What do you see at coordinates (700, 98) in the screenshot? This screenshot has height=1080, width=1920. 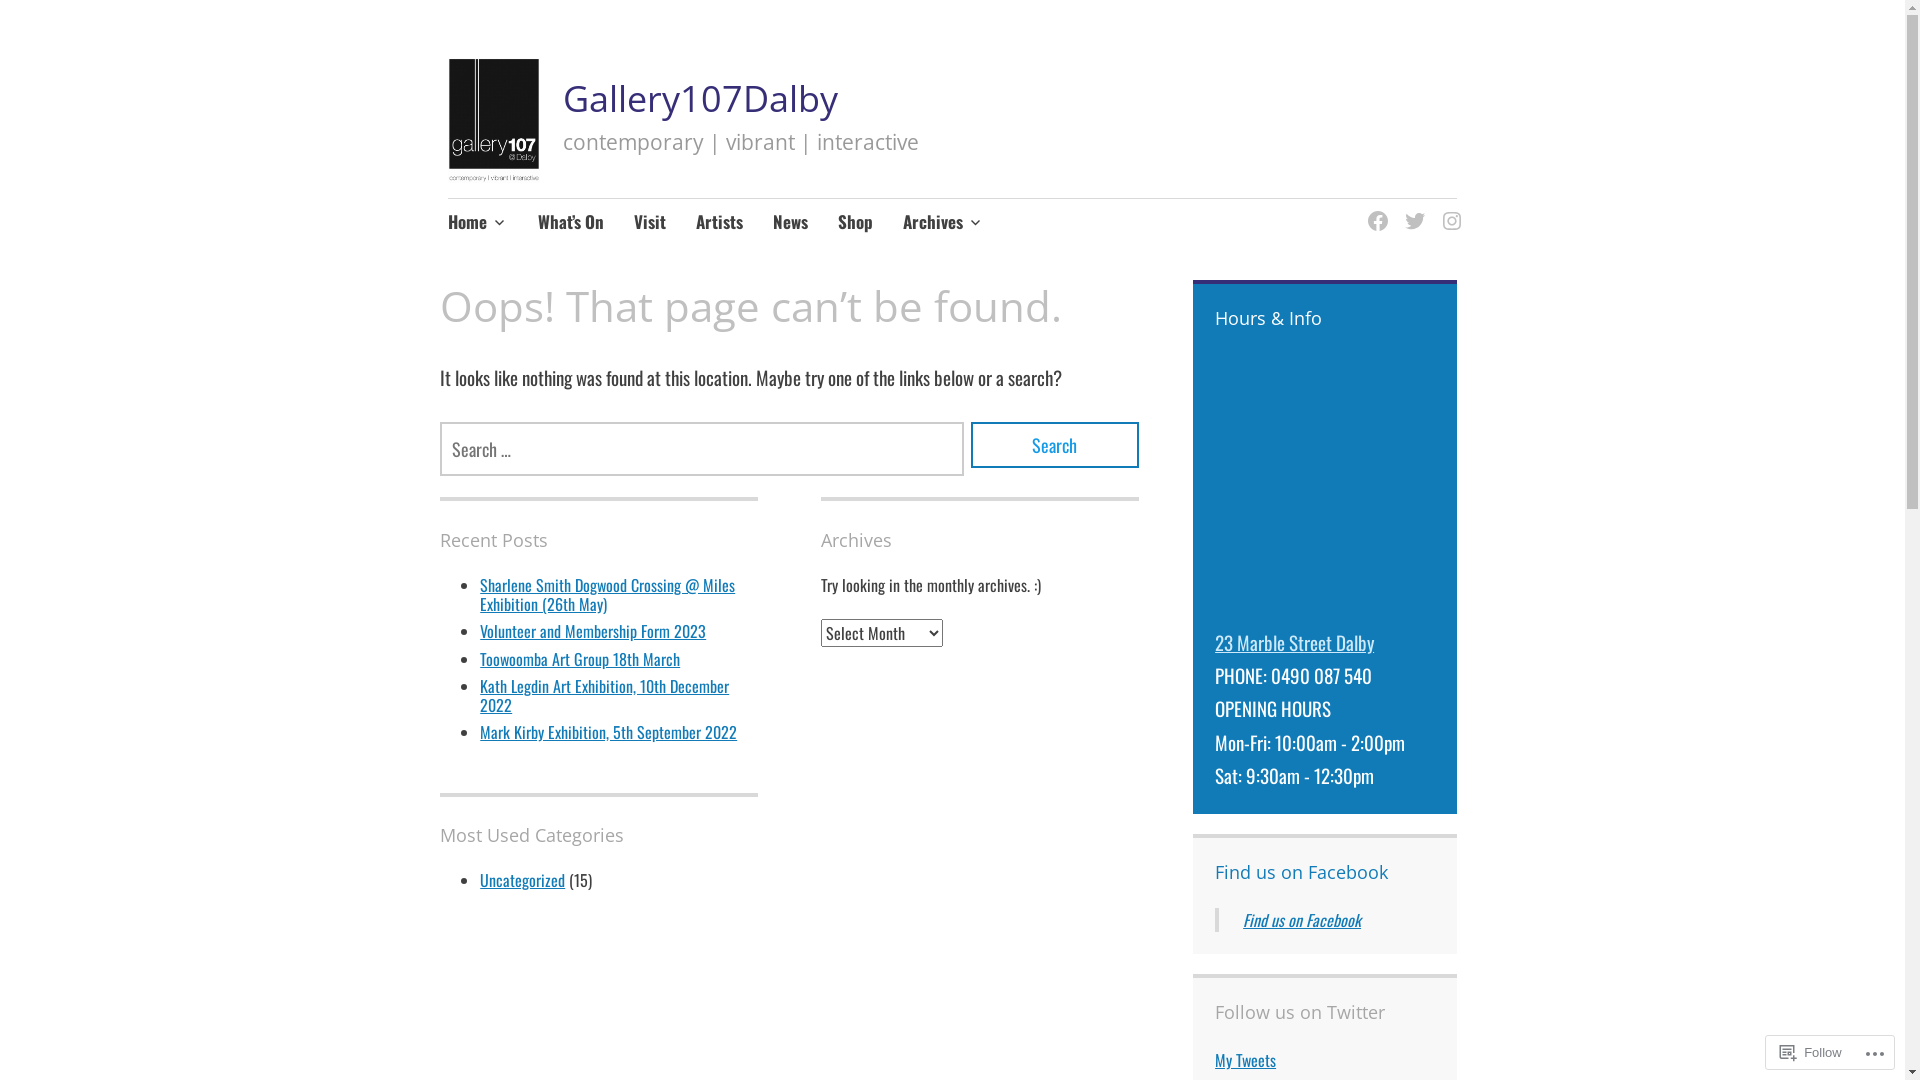 I see `'Gallery107Dalby'` at bounding box center [700, 98].